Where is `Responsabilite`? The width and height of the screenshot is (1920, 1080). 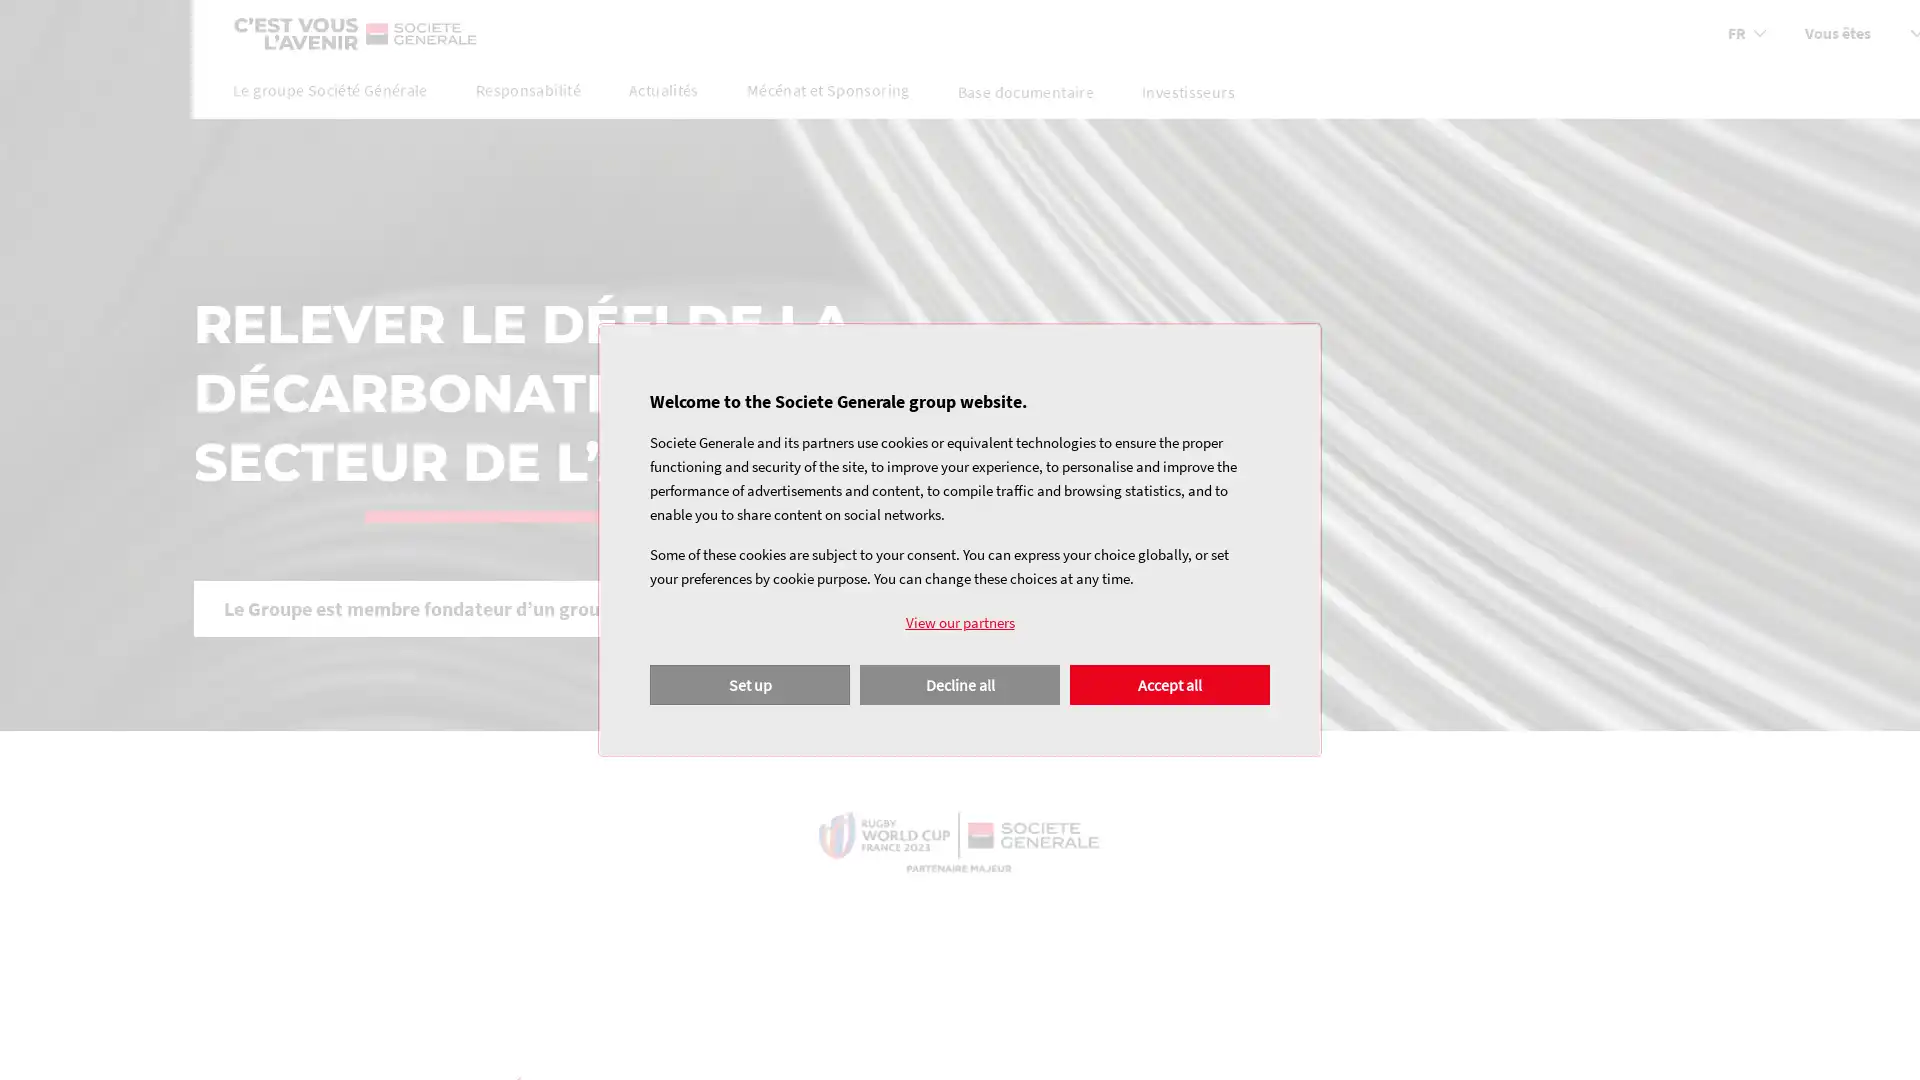 Responsabilite is located at coordinates (528, 168).